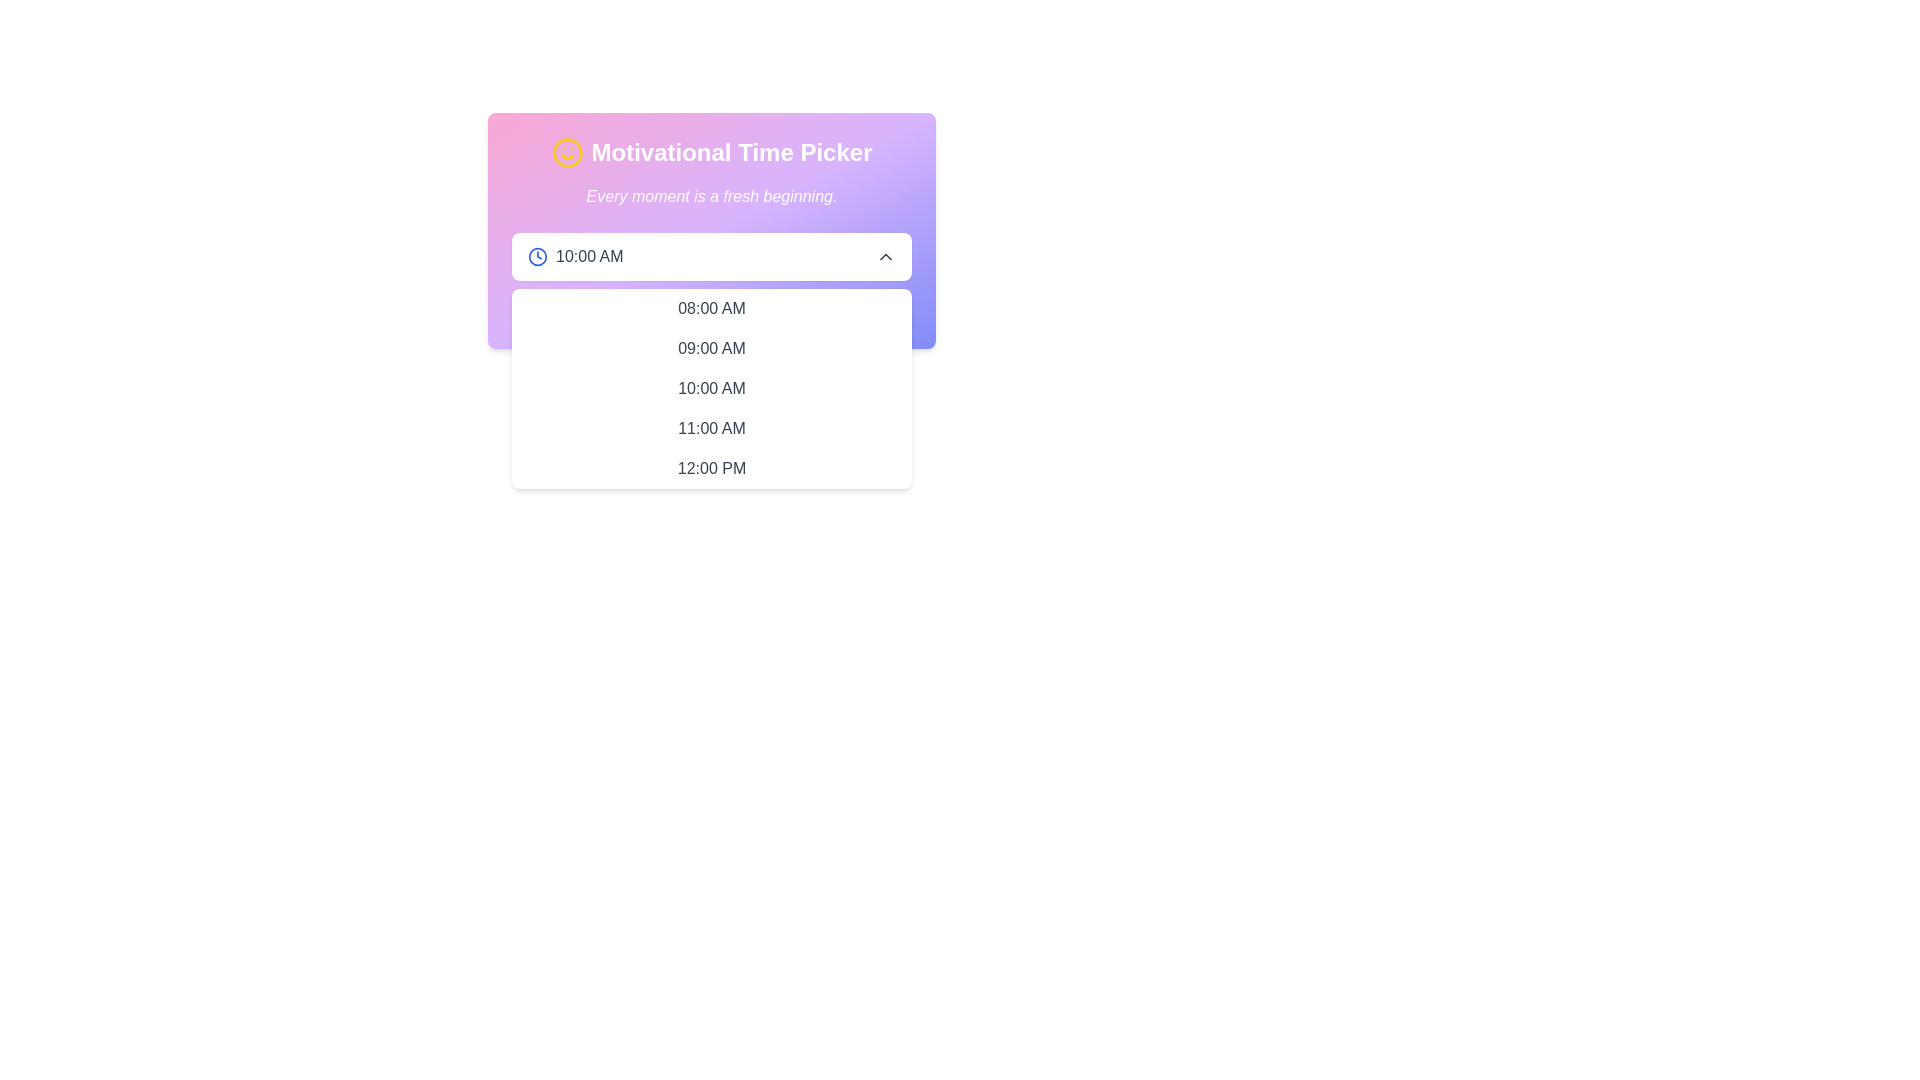  I want to click on the first option in the time picker dropdown, so click(711, 308).